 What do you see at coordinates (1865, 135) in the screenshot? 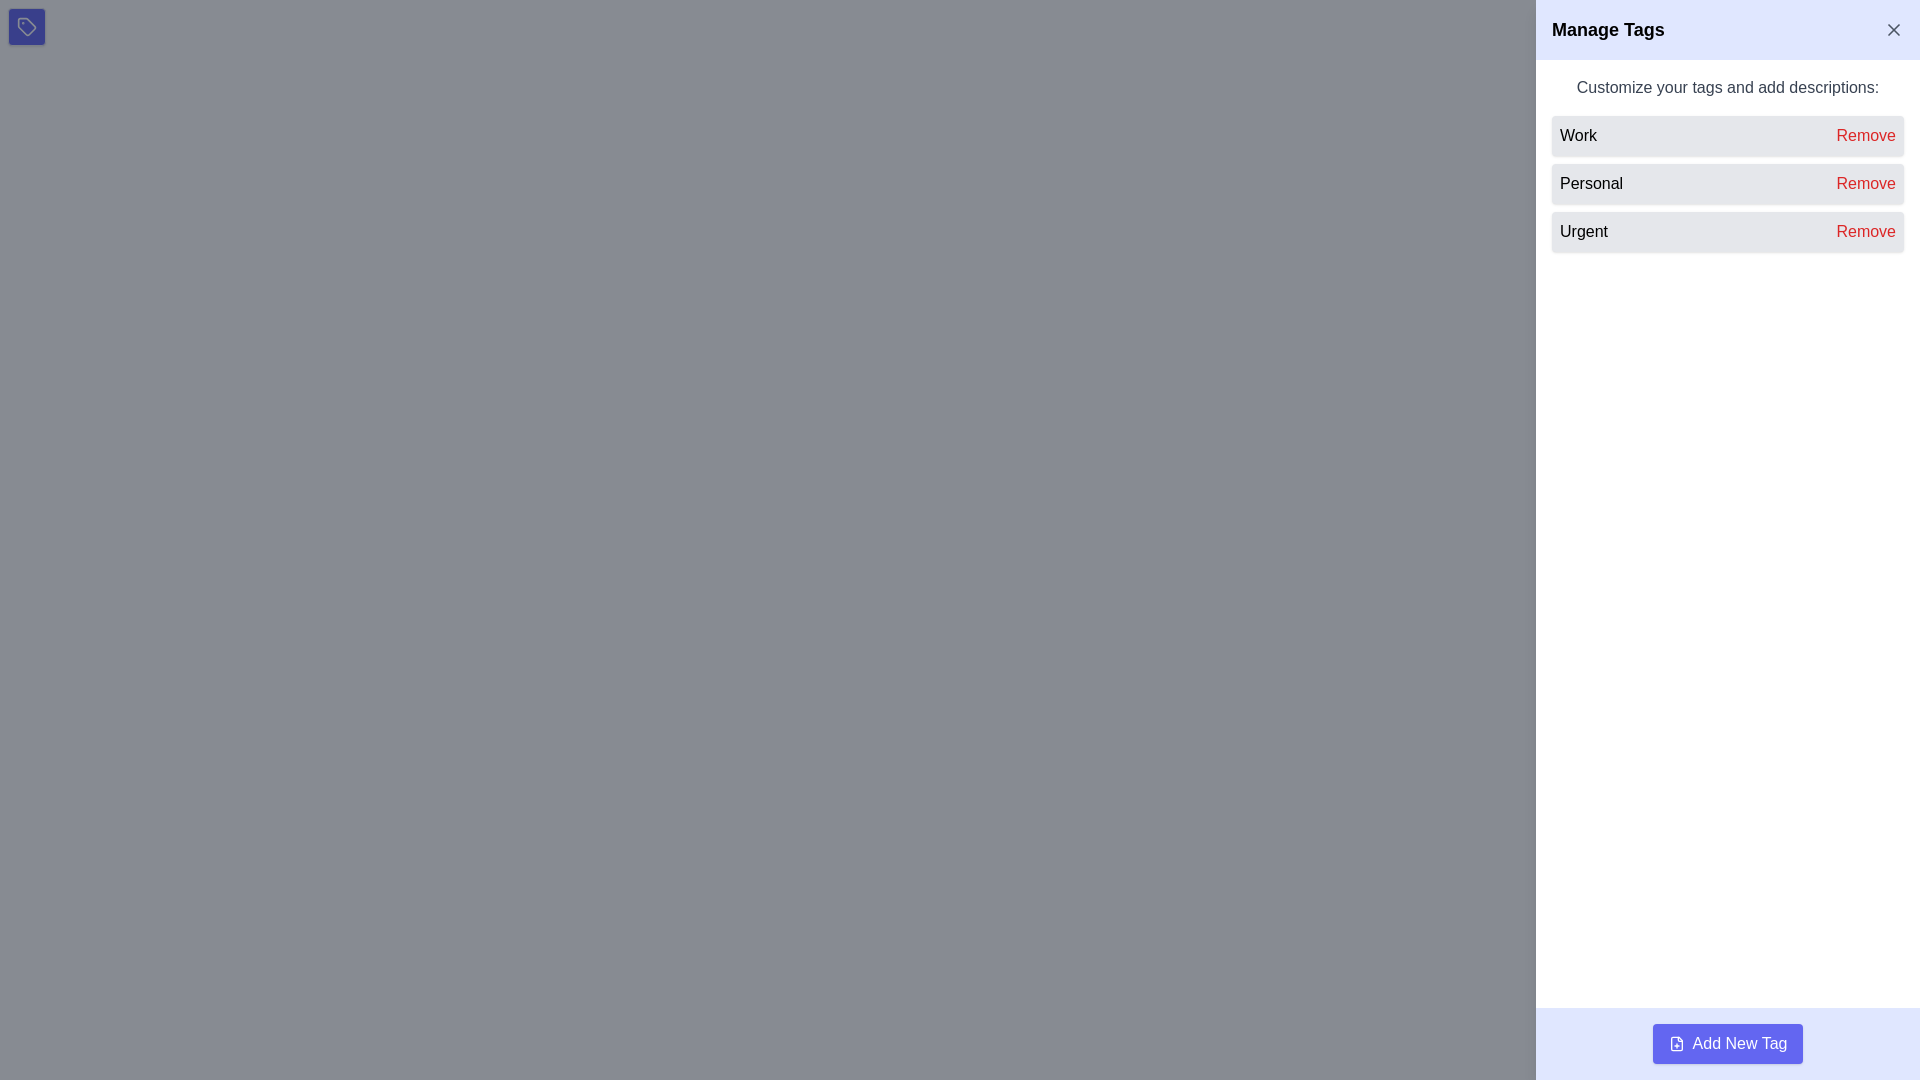
I see `the 'Remove' button, which is a red text button located to the right of the 'Work' label in the sidebar panel, to initiate the removal action` at bounding box center [1865, 135].